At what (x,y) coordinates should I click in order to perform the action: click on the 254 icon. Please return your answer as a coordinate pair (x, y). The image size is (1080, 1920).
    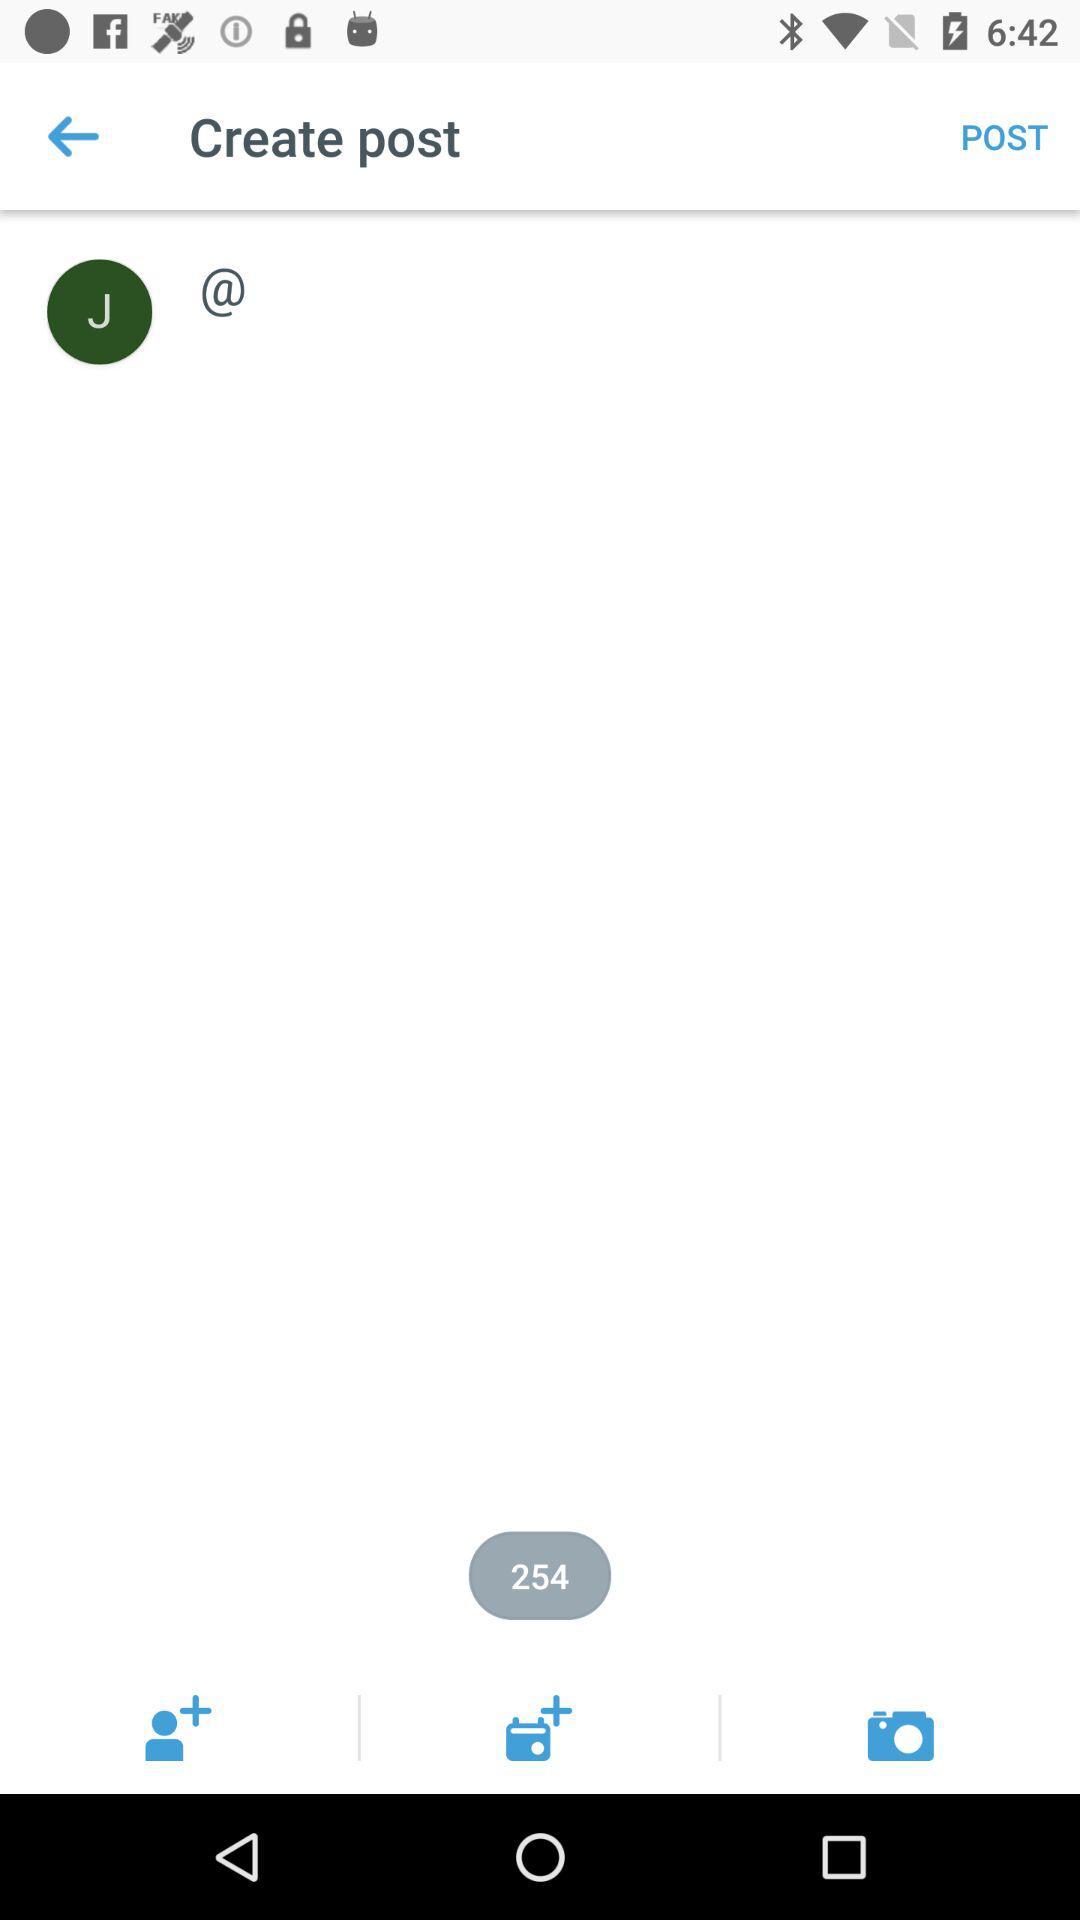
    Looking at the image, I should click on (540, 1574).